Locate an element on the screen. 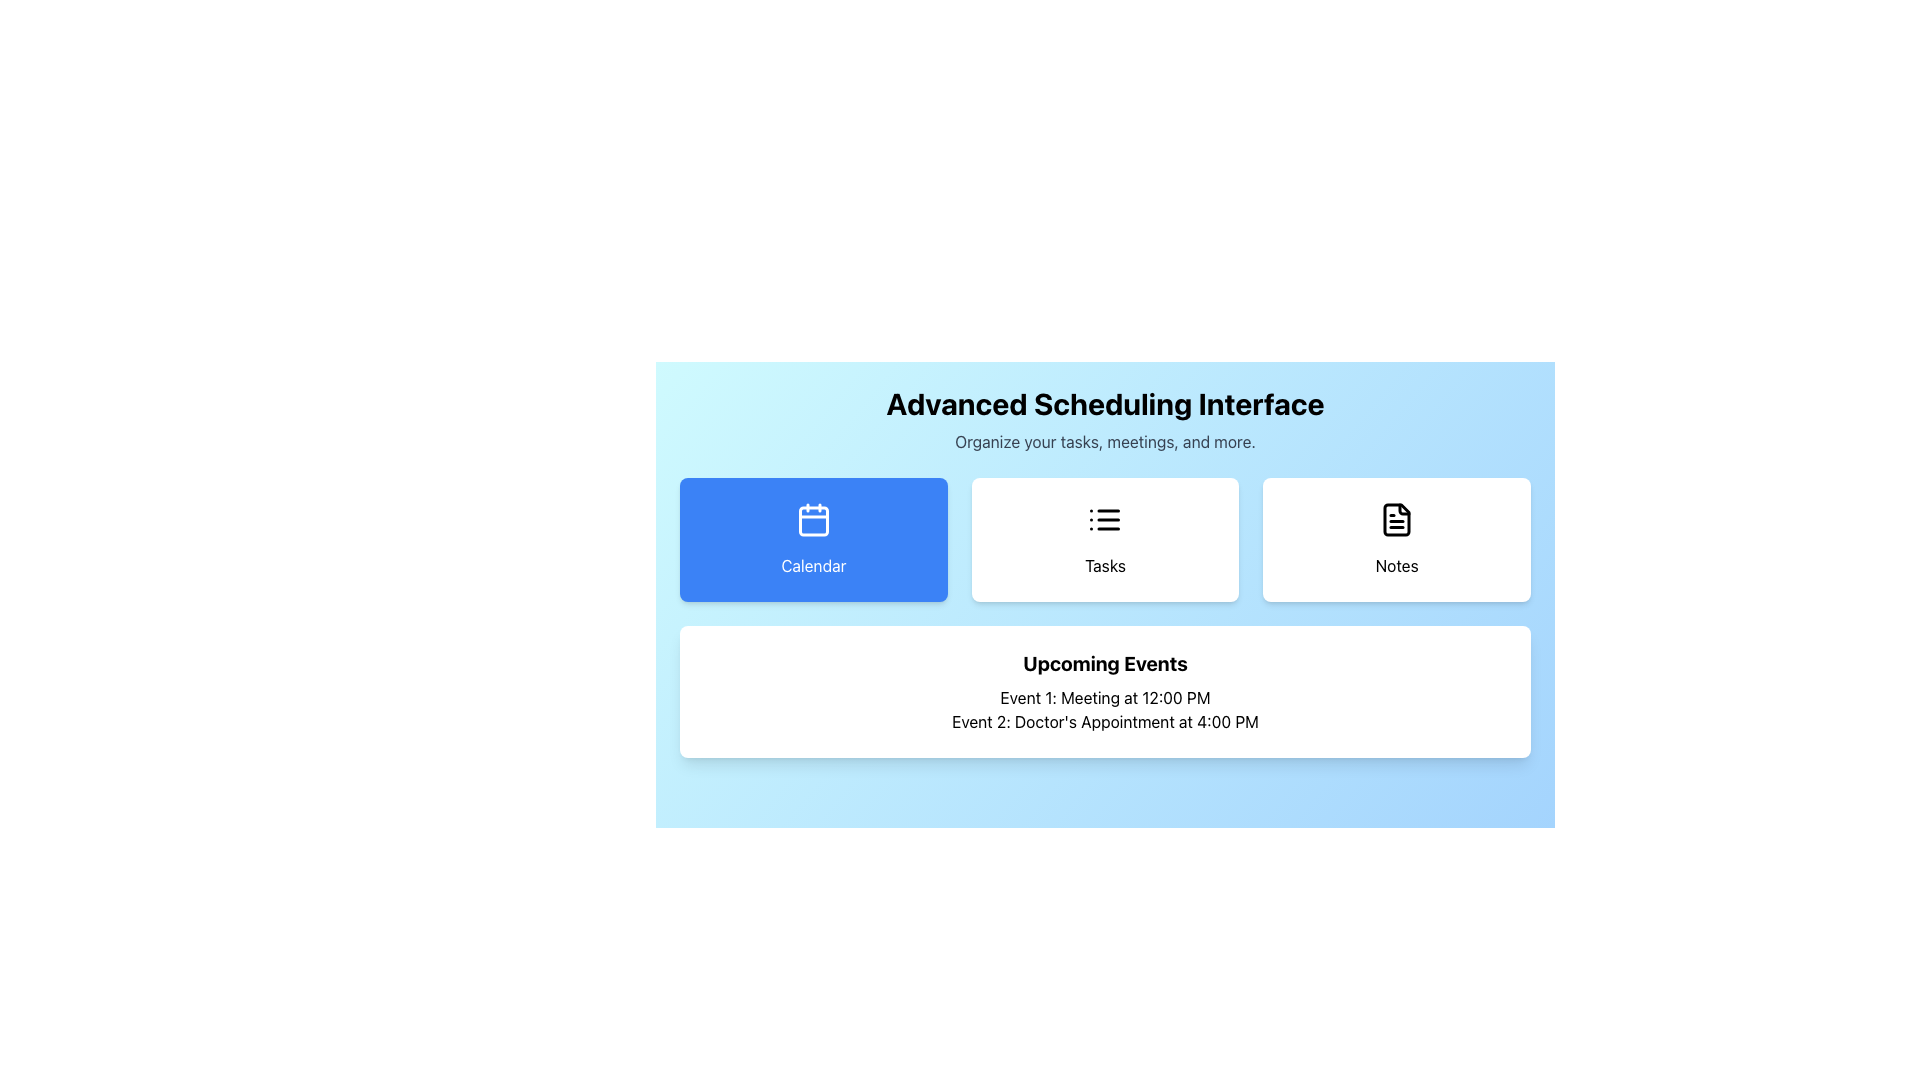  text content of the Header element which serves as the title for the upcoming events list, positioned at the top of the section is located at coordinates (1104, 663).